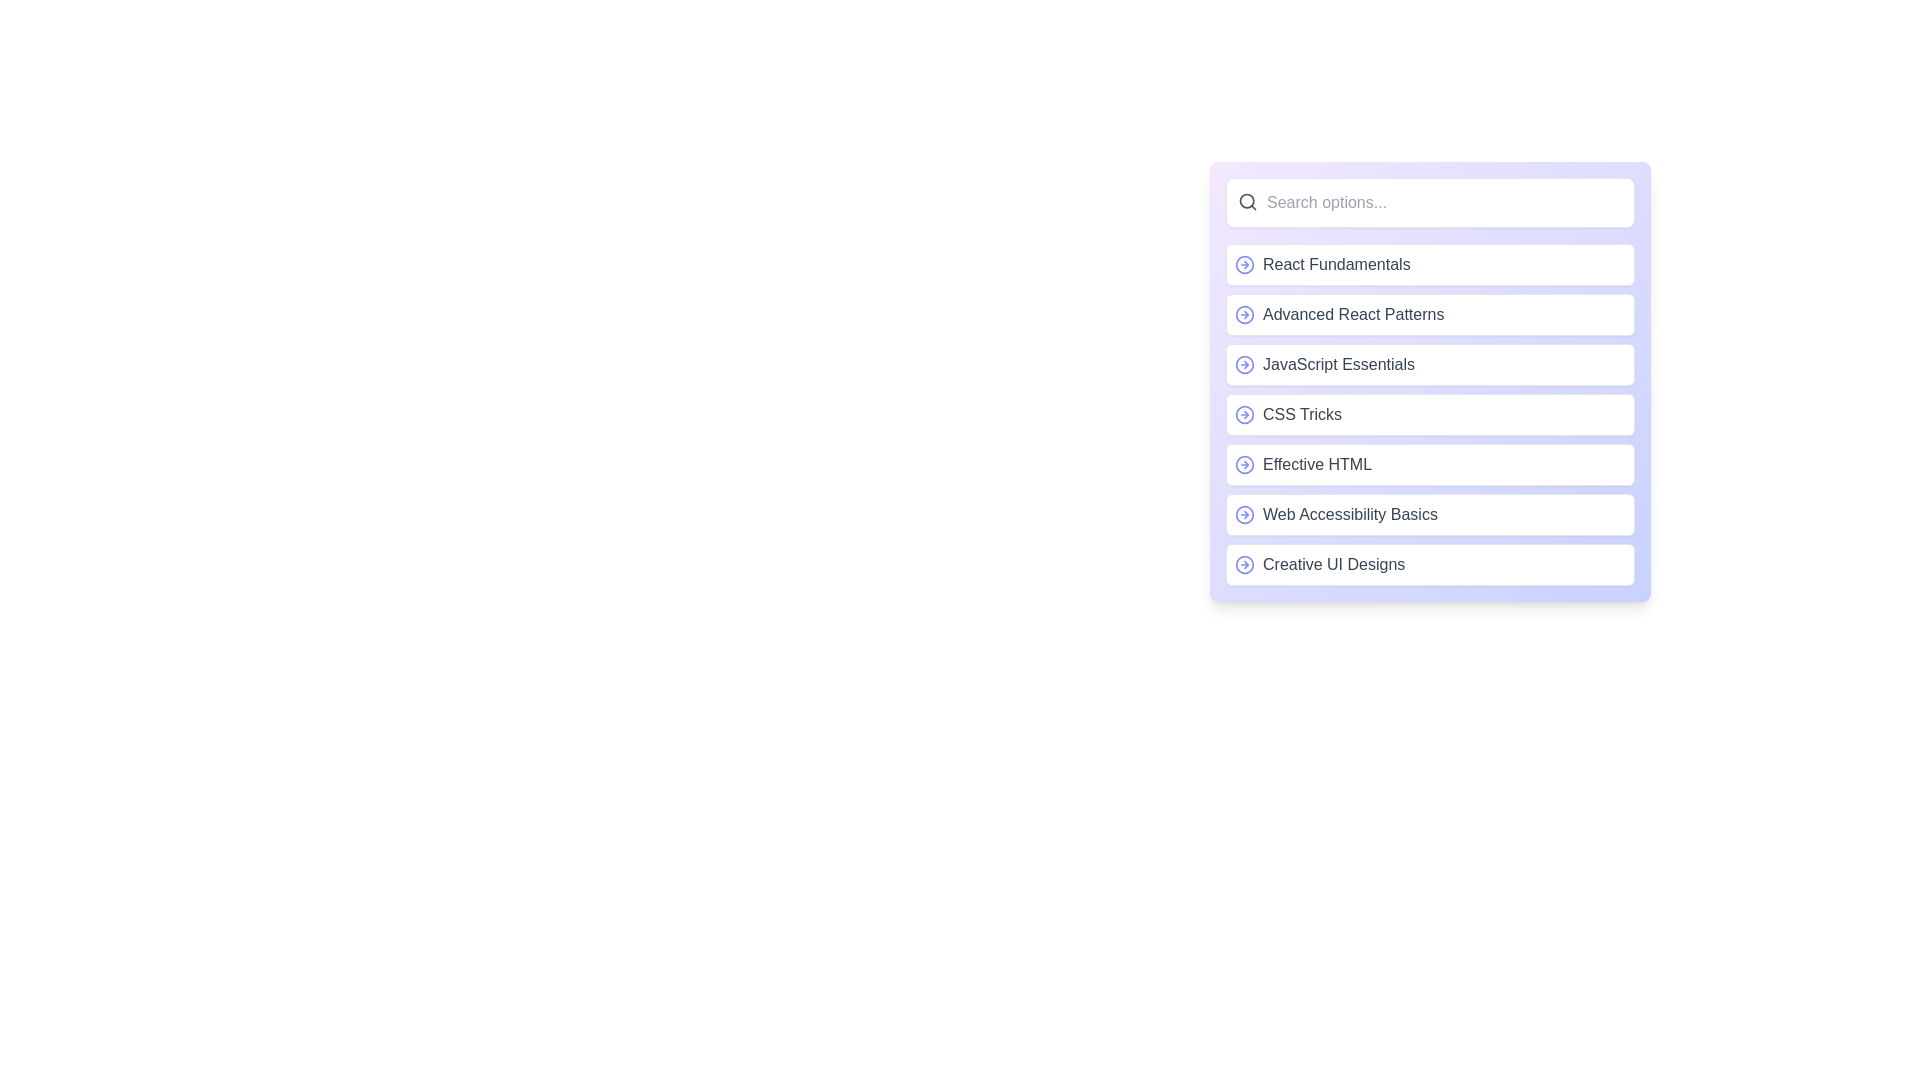 The width and height of the screenshot is (1920, 1080). Describe the element at coordinates (1429, 414) in the screenshot. I see `the 'CSS Tricks' clickable list item, which is the fourth item in a vertical list` at that location.